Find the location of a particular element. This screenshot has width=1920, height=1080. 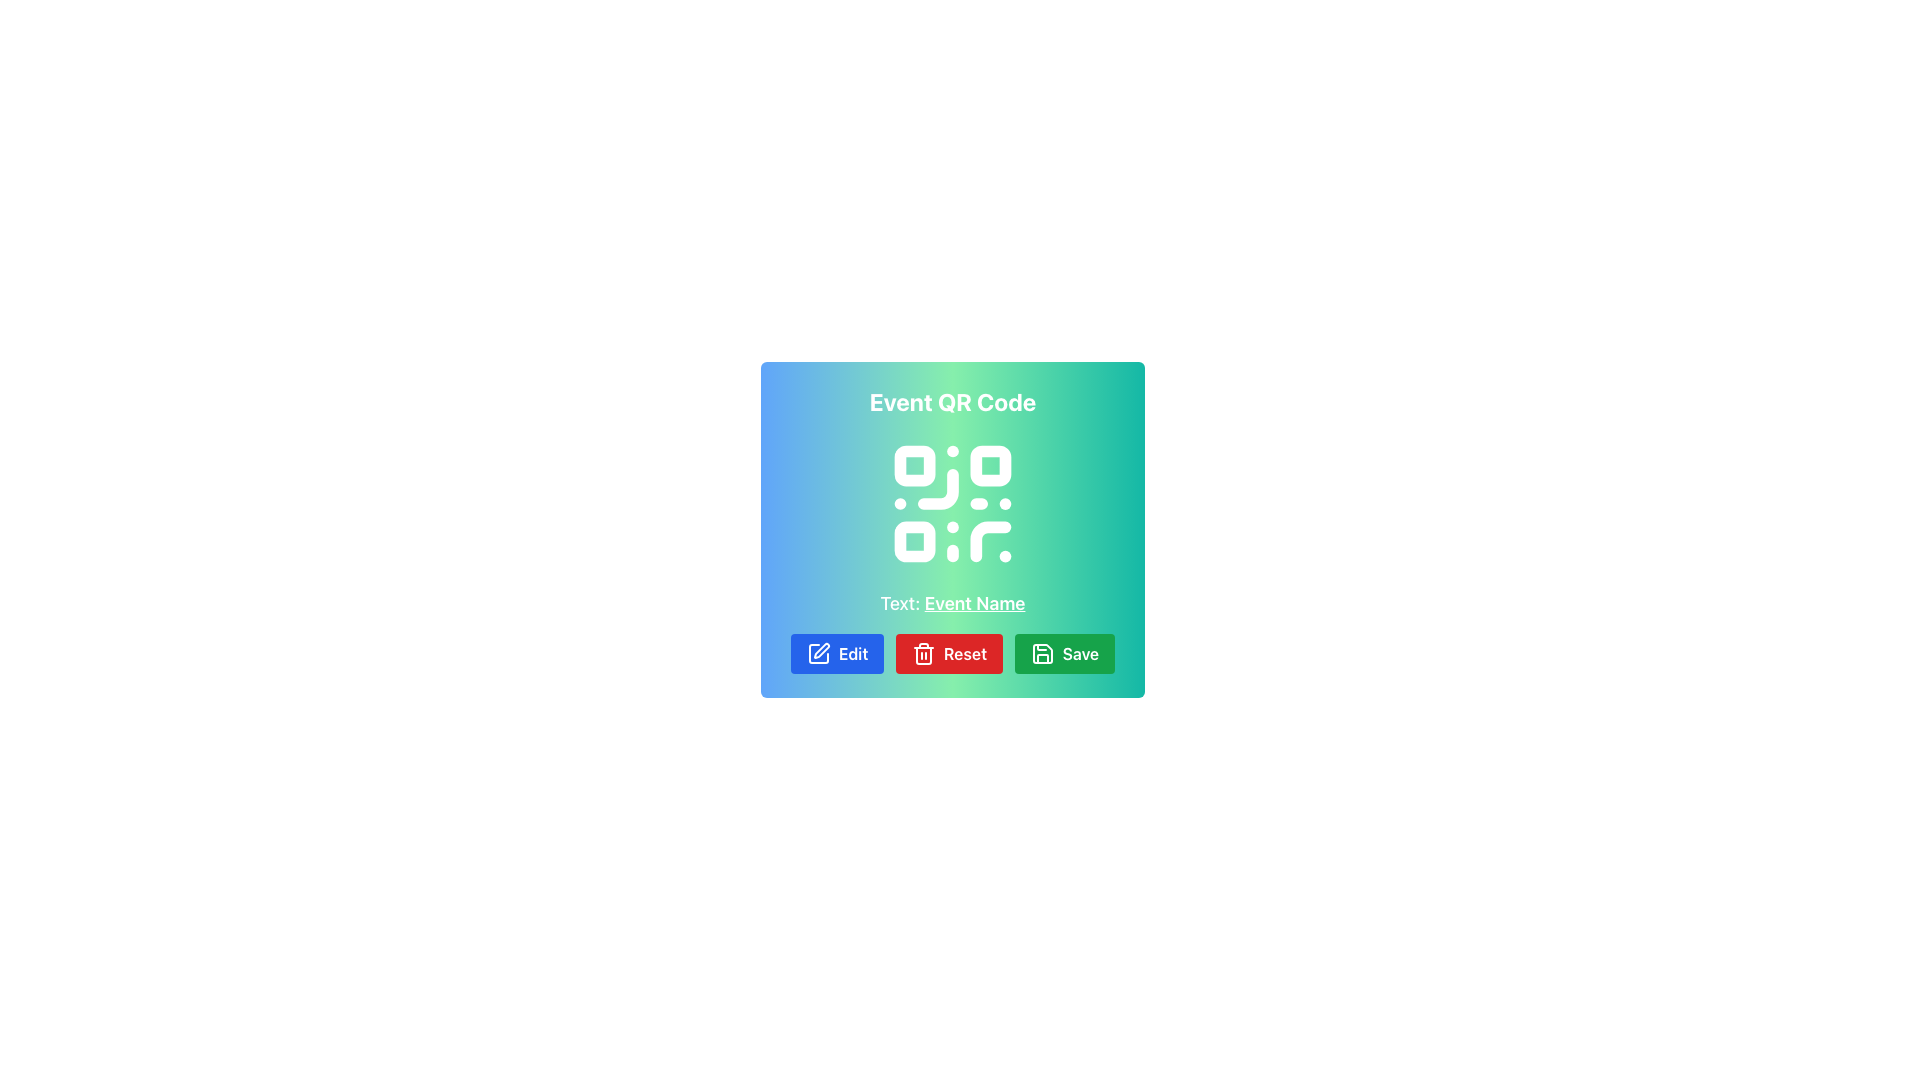

the 'Save' button located at the far right of the button group to commit changes made by the user is located at coordinates (1064, 654).